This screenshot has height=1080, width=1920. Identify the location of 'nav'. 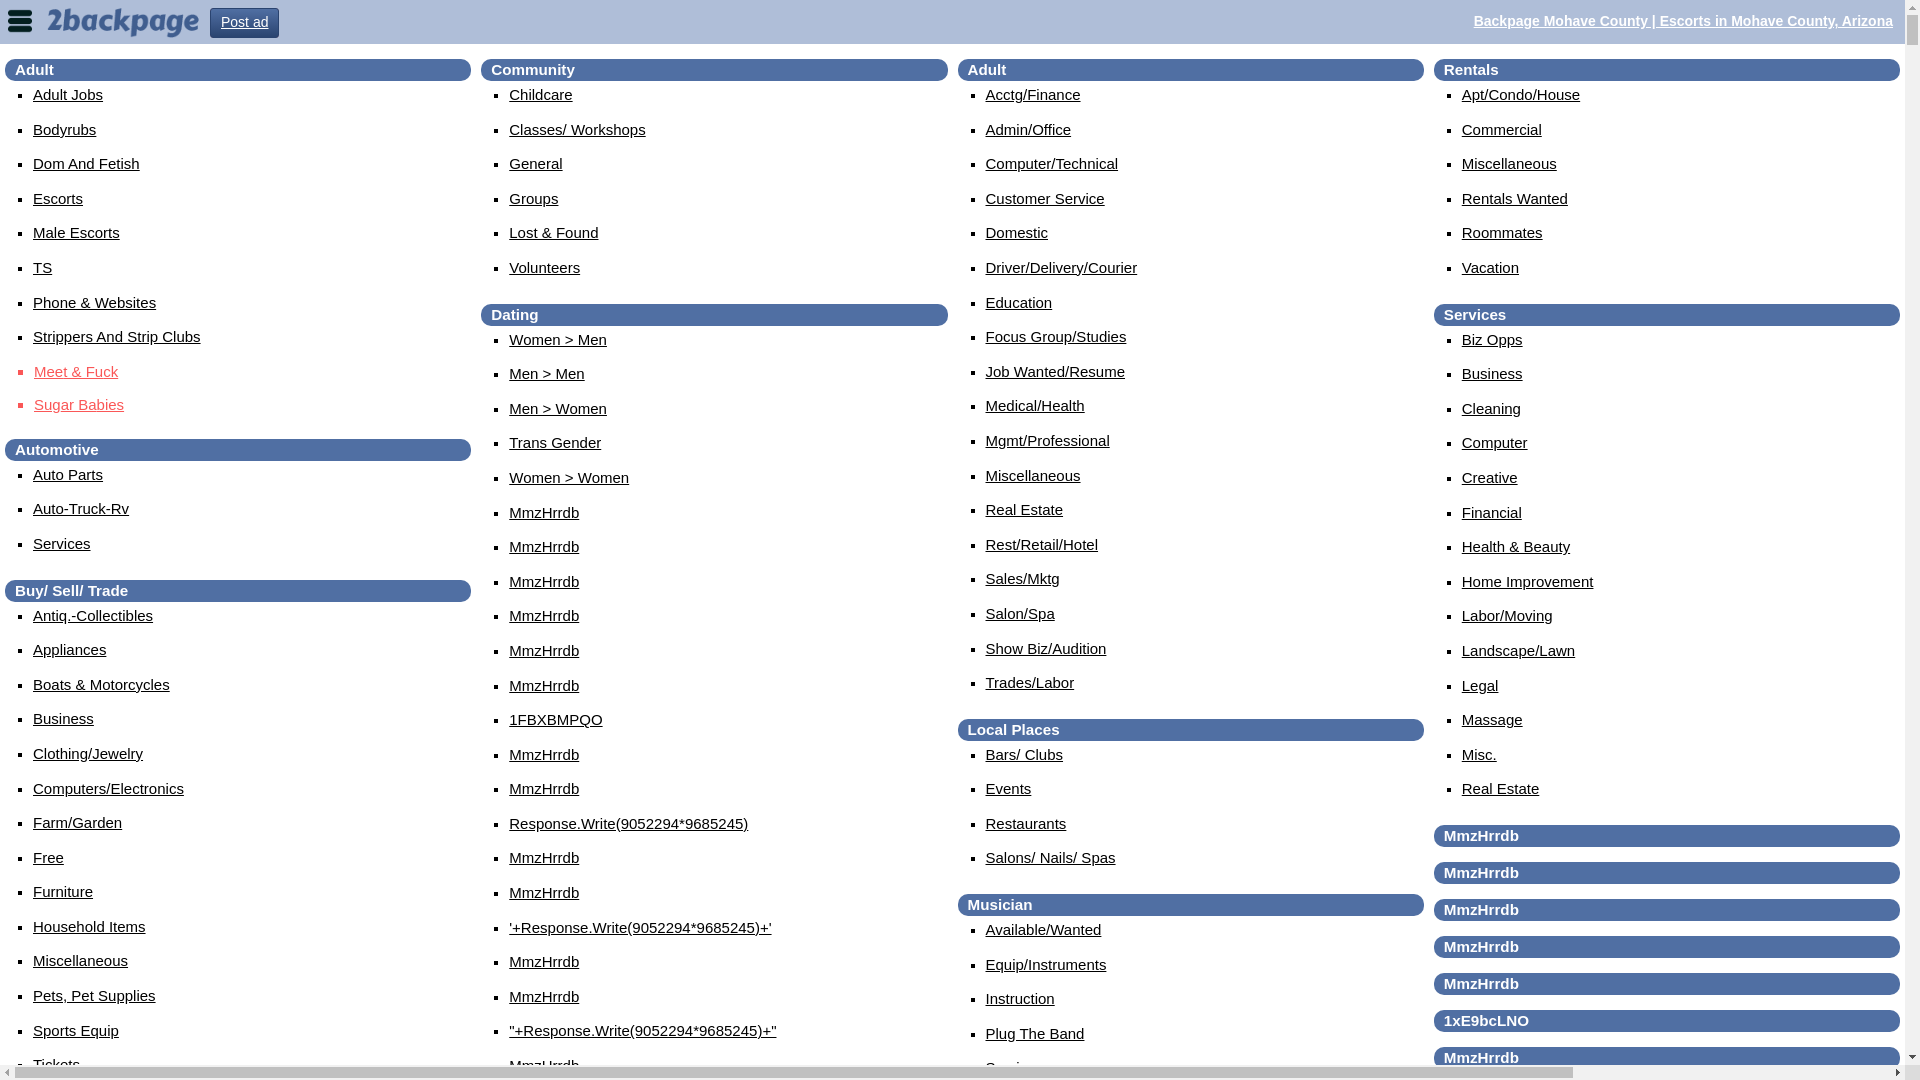
(19, 19).